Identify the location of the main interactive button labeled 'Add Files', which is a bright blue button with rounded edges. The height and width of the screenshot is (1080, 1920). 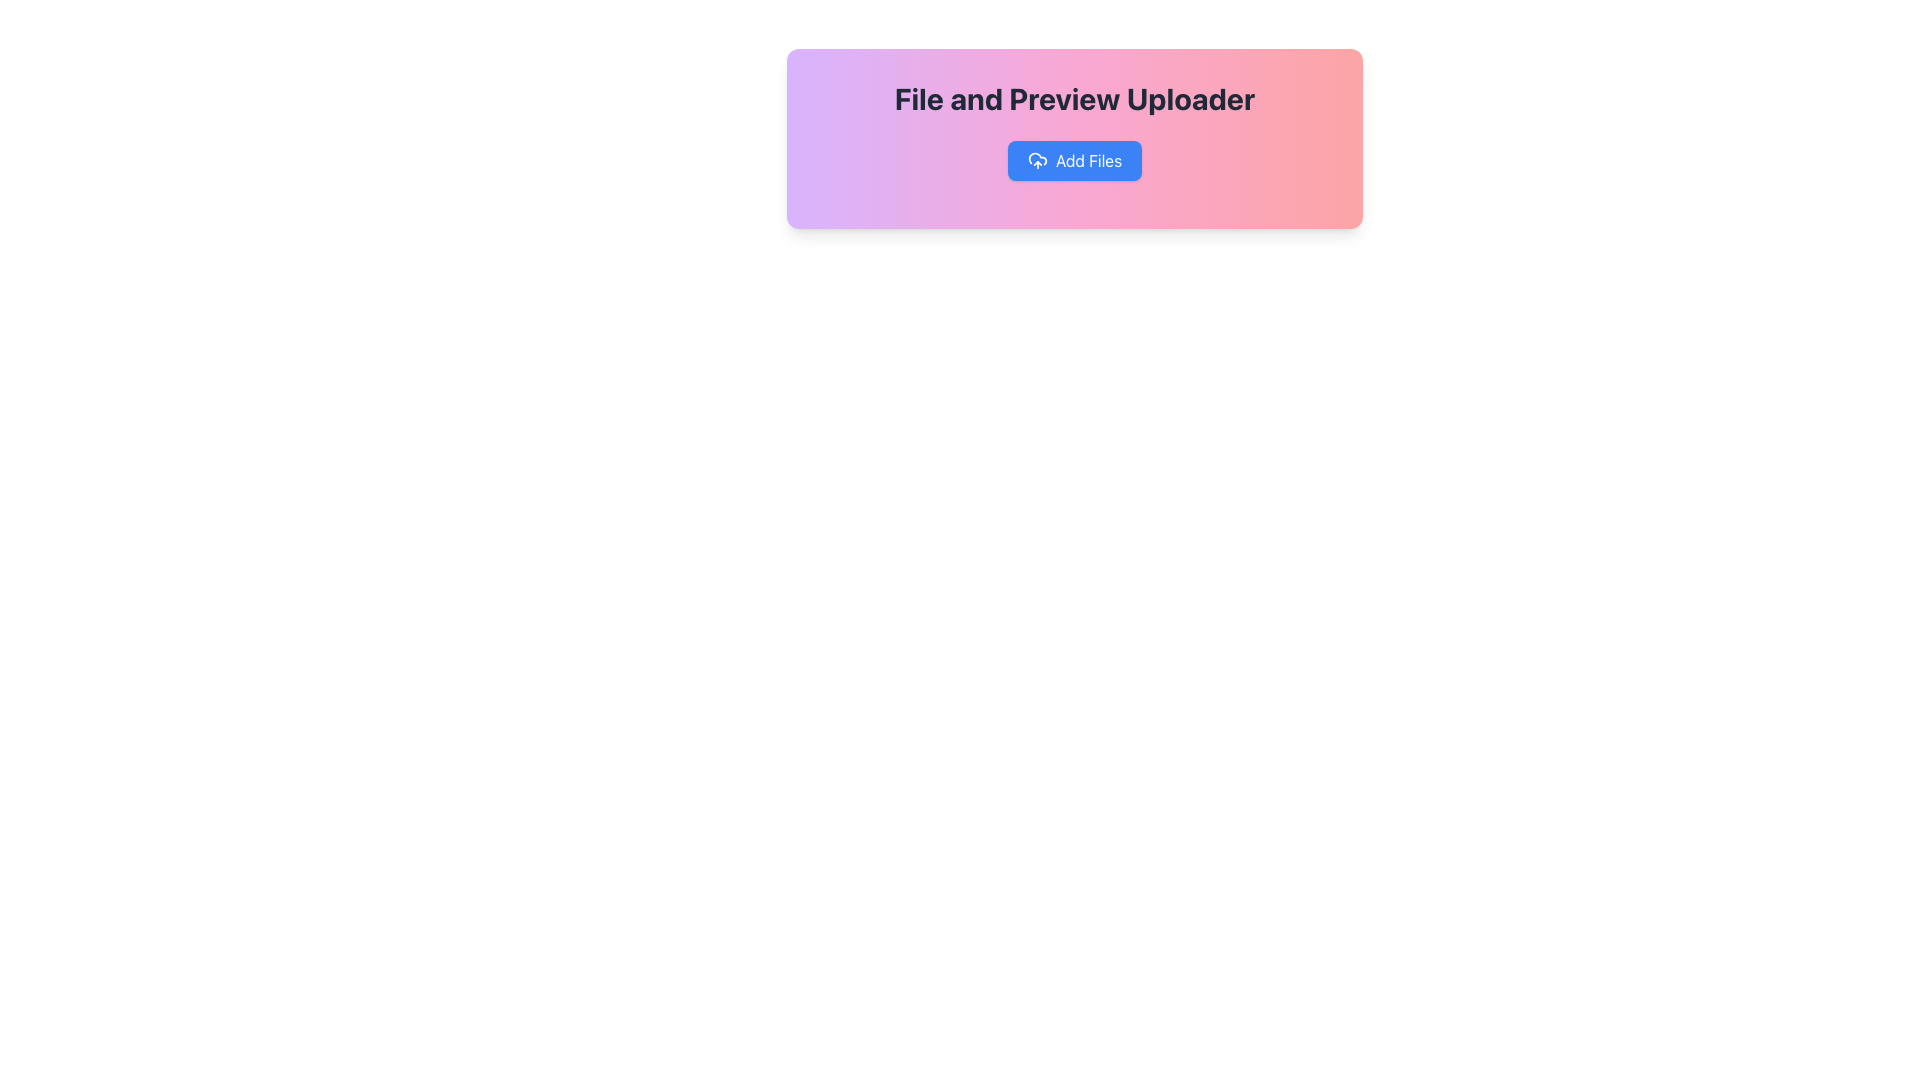
(1074, 160).